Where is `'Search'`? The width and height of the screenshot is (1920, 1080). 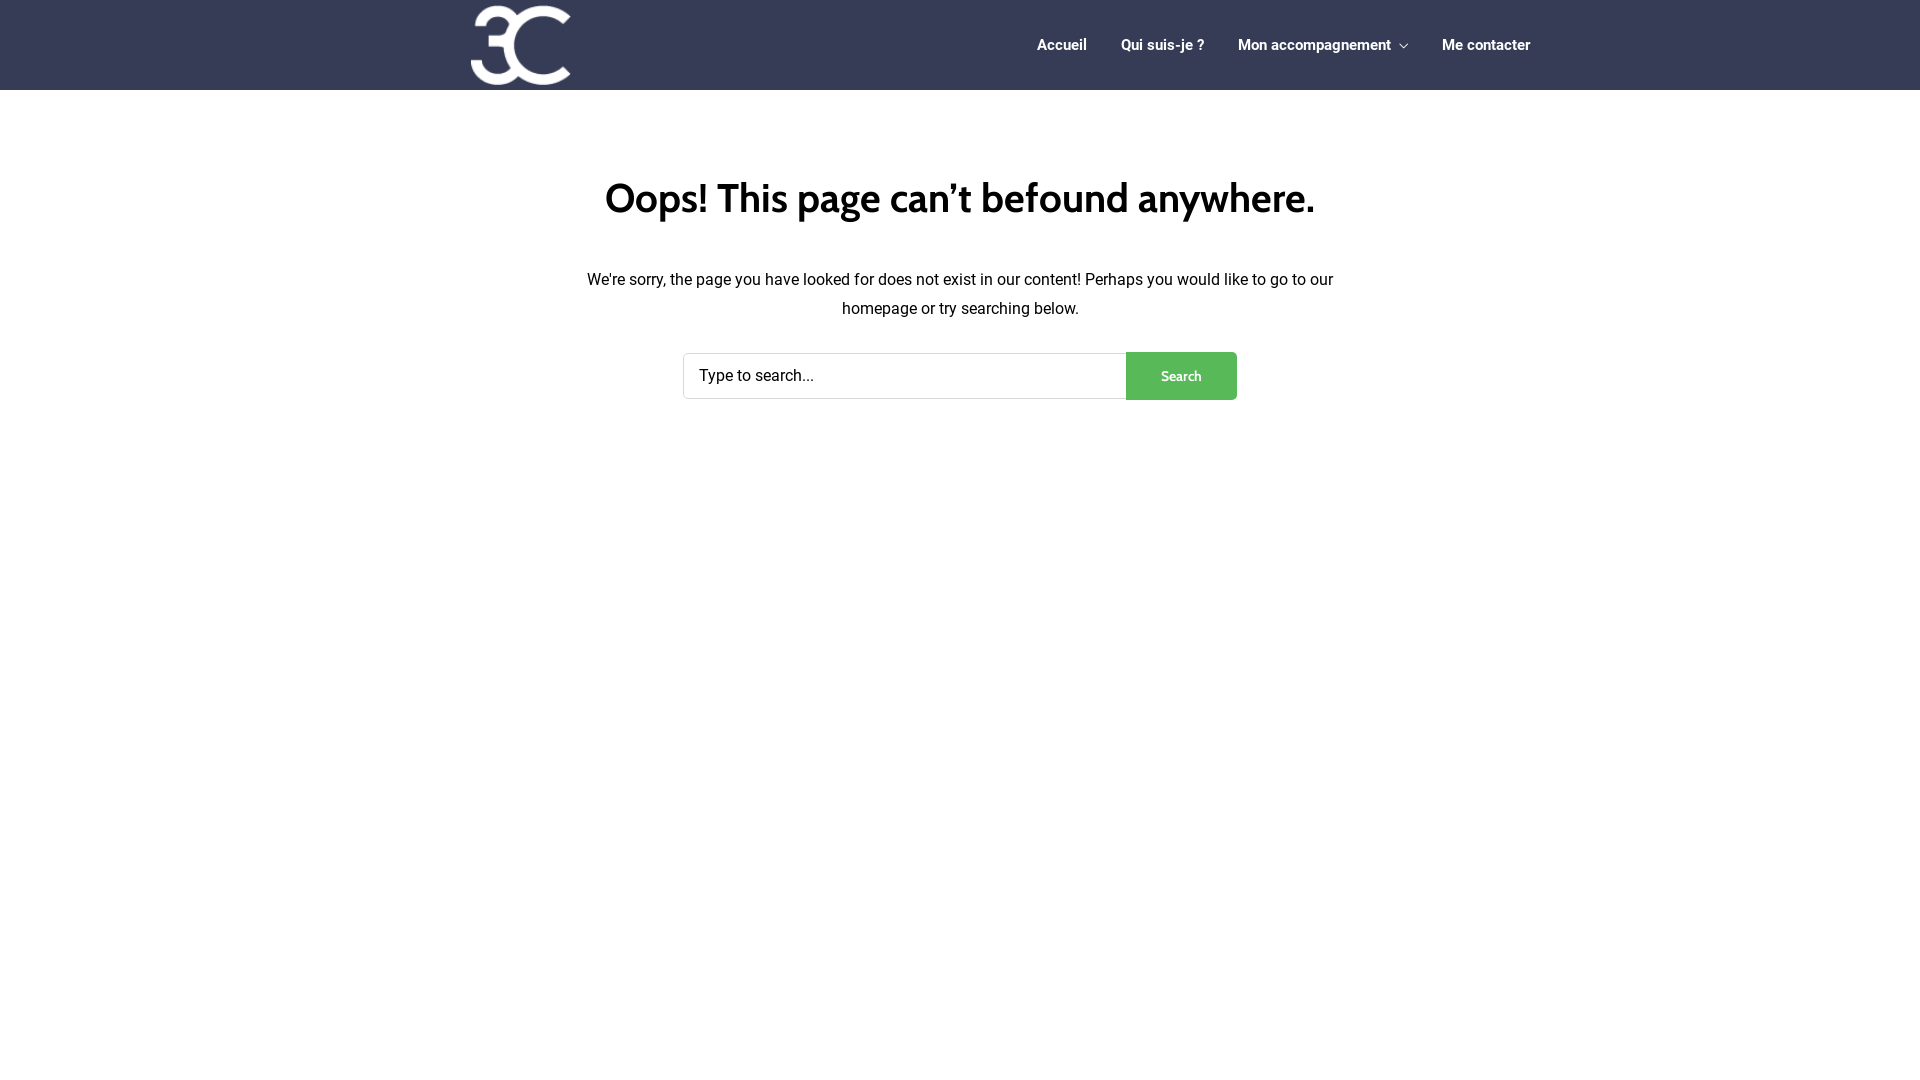
'Search' is located at coordinates (1126, 375).